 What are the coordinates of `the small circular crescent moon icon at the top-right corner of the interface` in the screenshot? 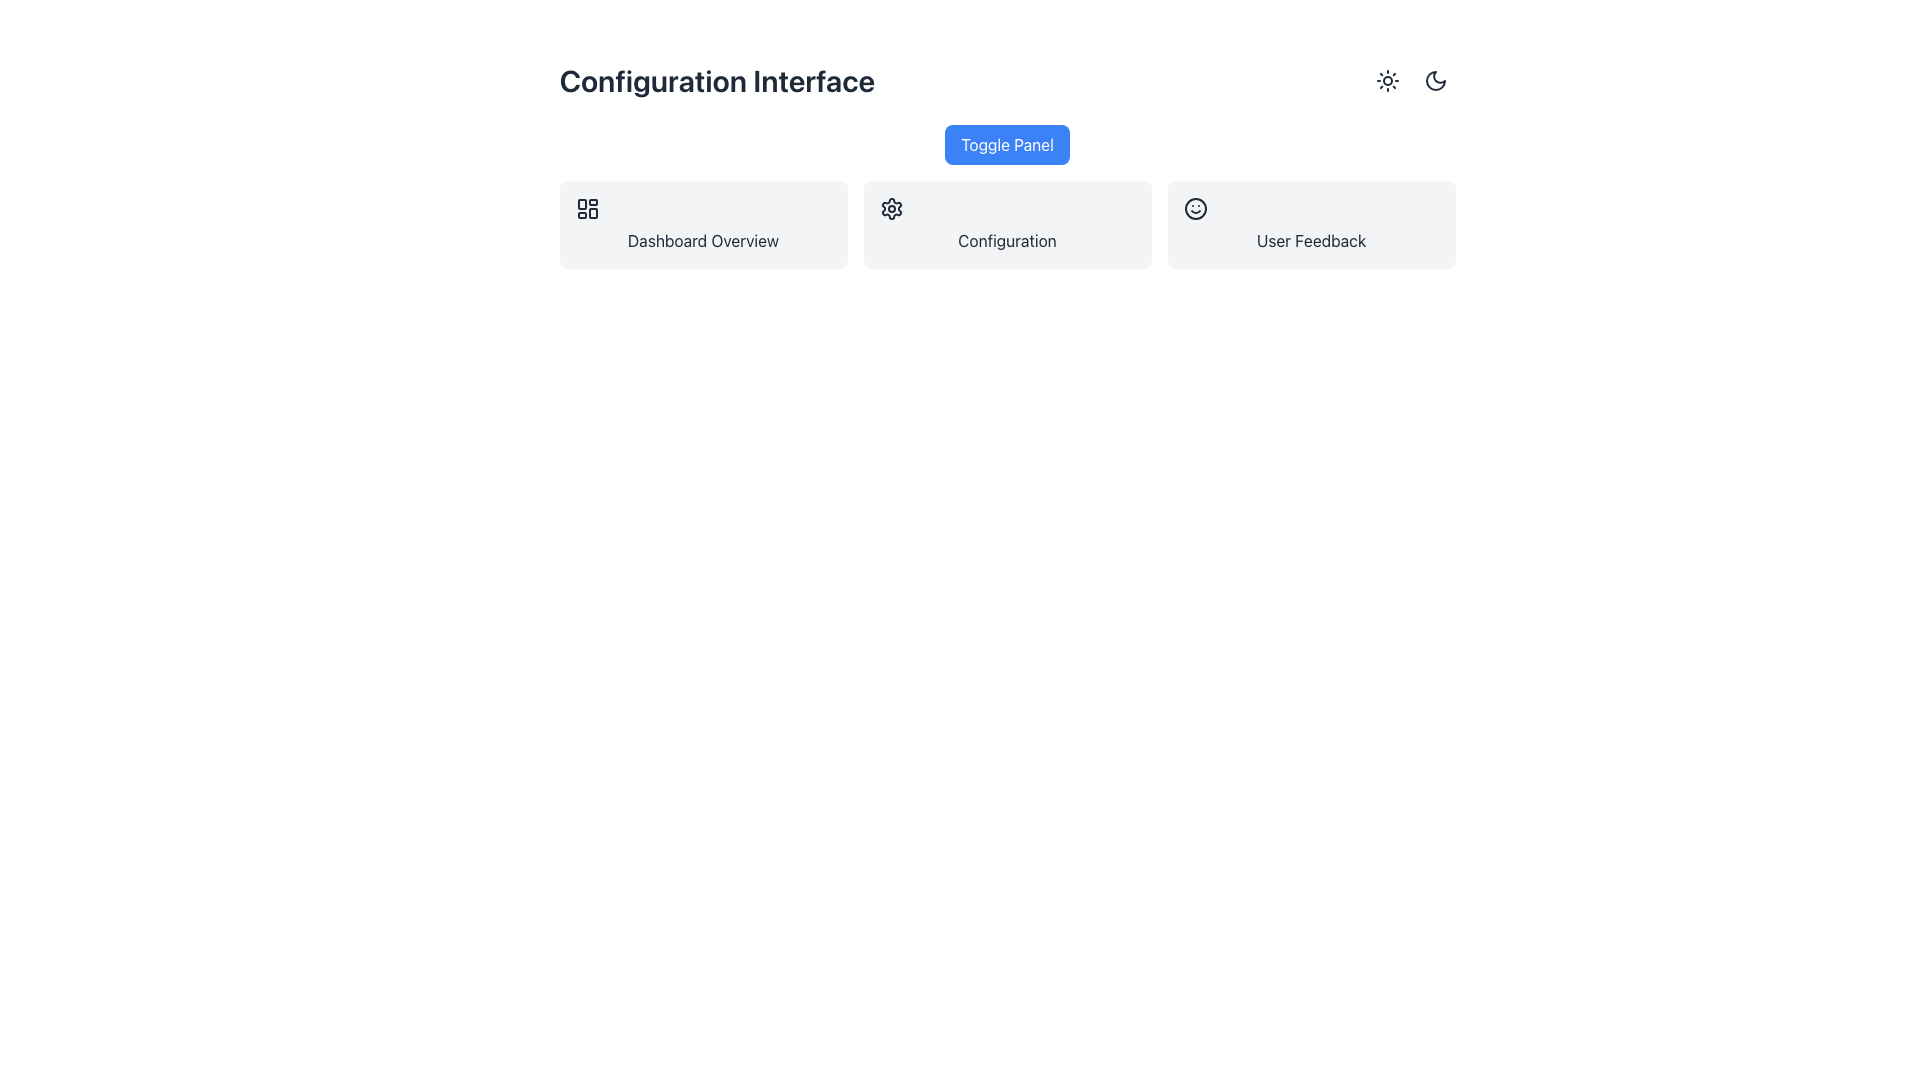 It's located at (1434, 80).